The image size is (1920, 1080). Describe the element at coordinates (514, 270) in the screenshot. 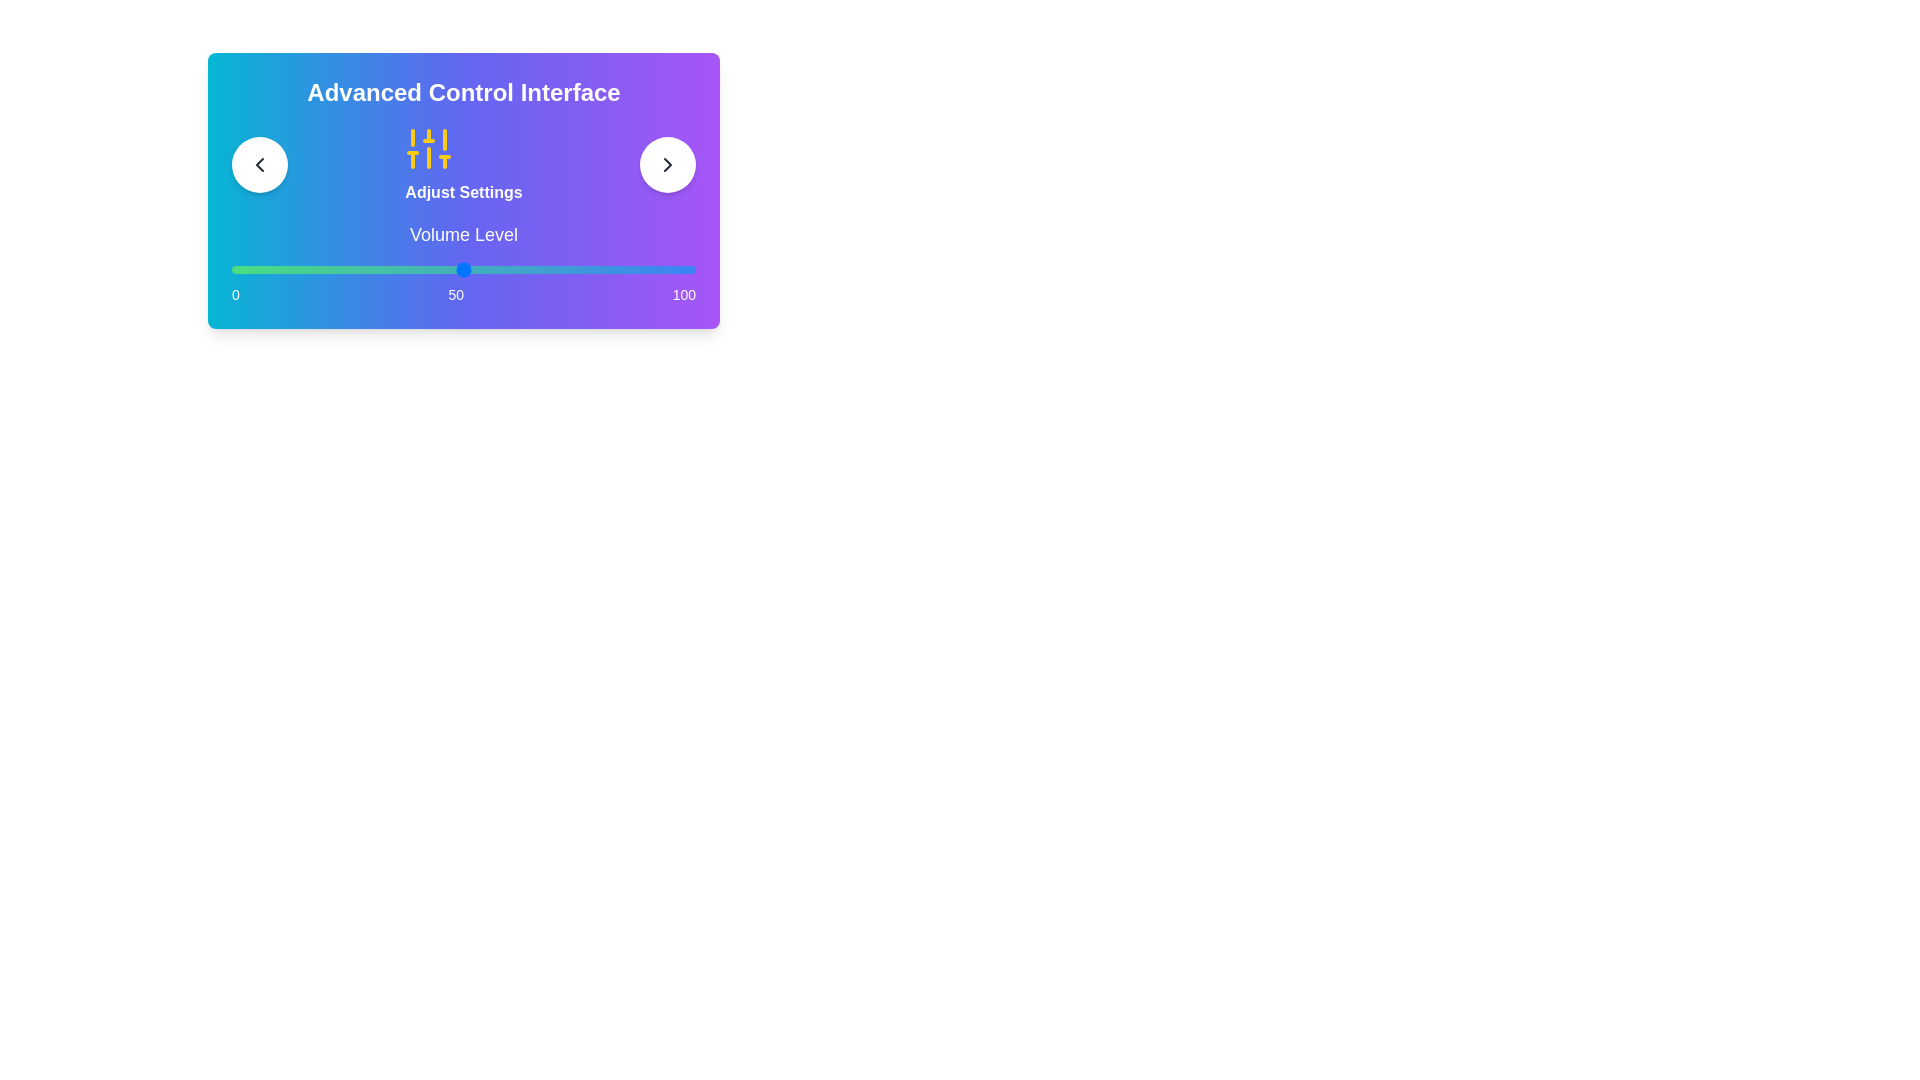

I see `the slider to set the value to 61` at that location.